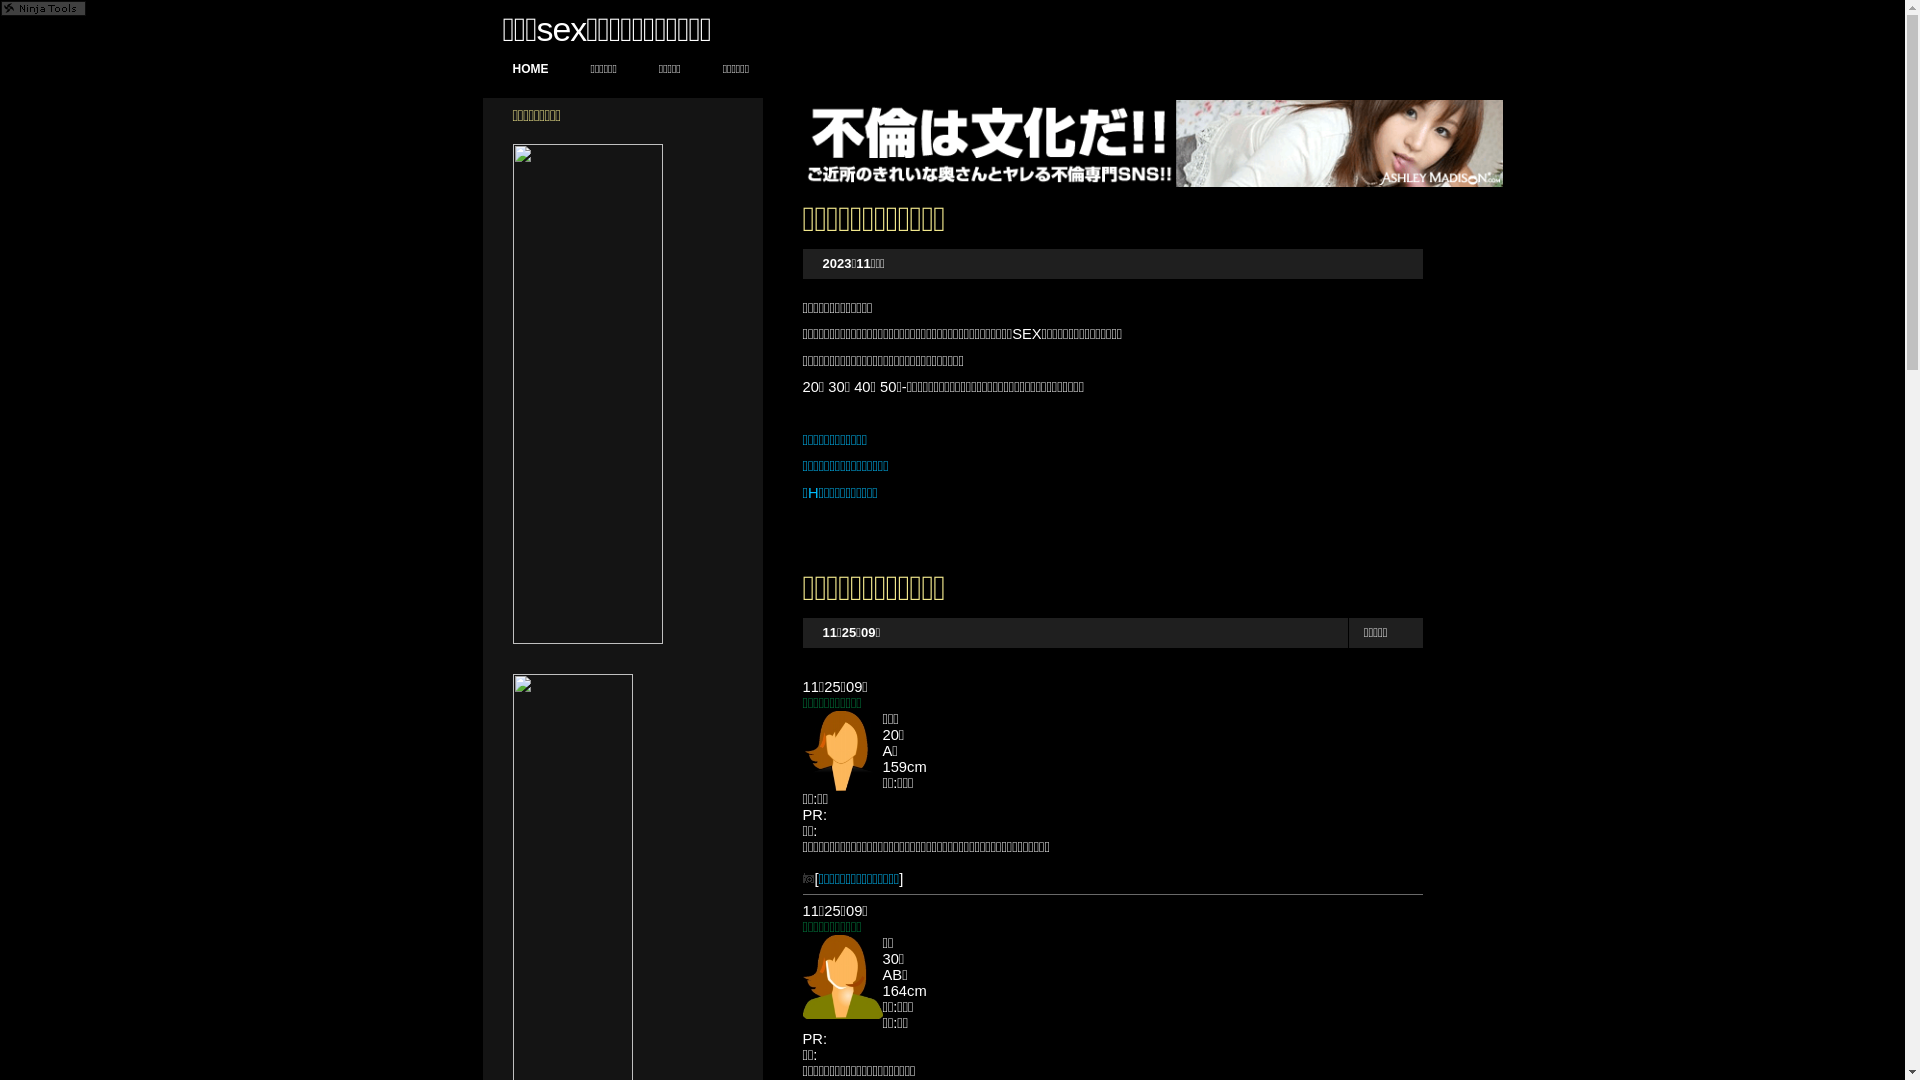 This screenshot has width=1920, height=1080. What do you see at coordinates (529, 68) in the screenshot?
I see `'HOME'` at bounding box center [529, 68].